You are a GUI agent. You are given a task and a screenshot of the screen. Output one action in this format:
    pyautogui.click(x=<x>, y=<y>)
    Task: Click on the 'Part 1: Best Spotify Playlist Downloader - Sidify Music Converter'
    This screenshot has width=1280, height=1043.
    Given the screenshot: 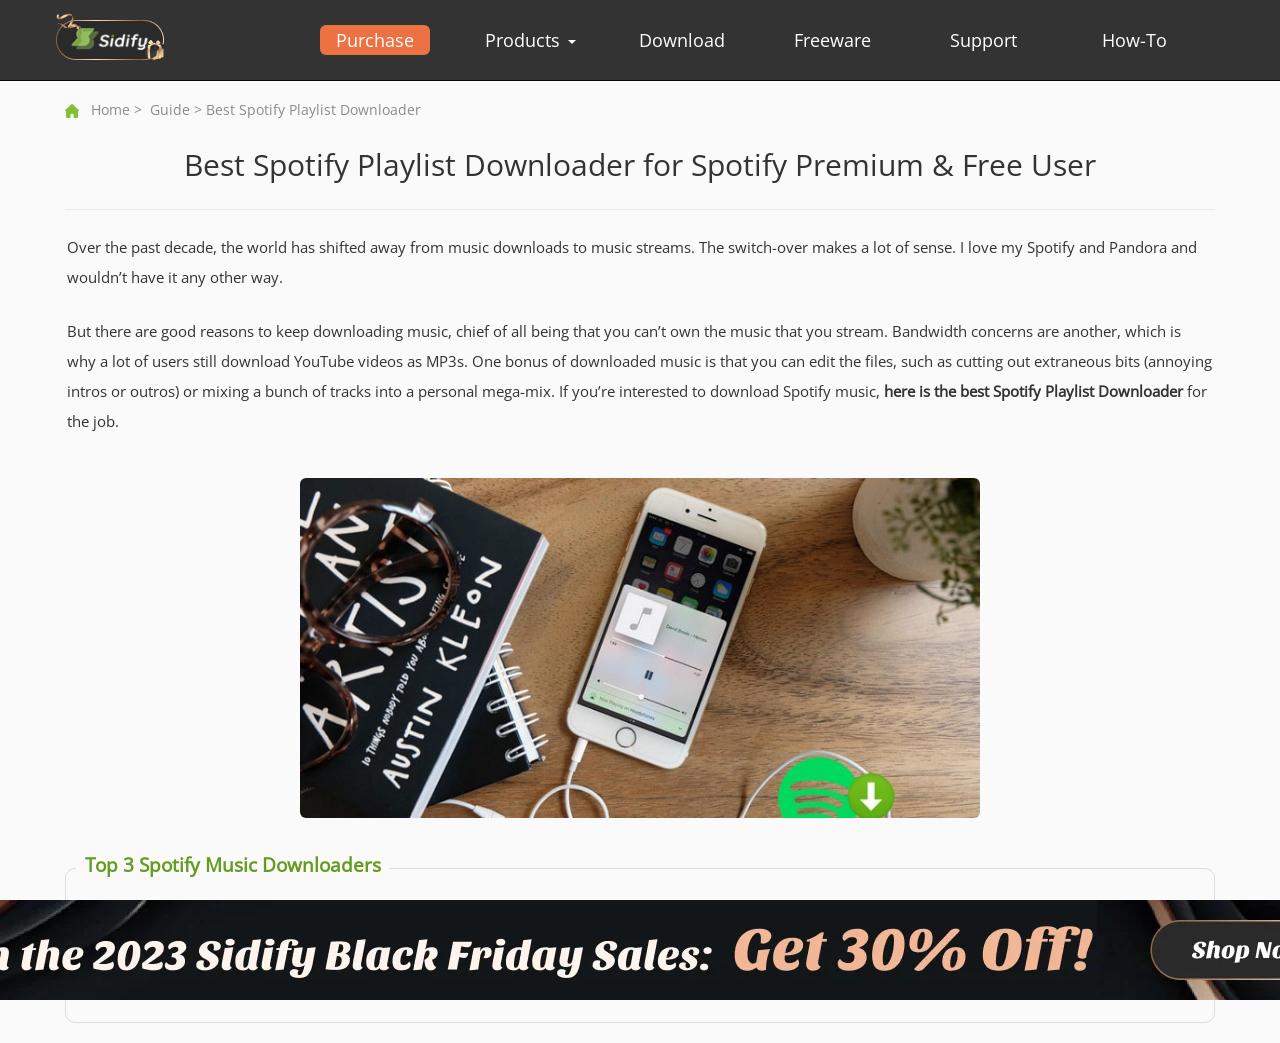 What is the action you would take?
    pyautogui.click(x=338, y=914)
    